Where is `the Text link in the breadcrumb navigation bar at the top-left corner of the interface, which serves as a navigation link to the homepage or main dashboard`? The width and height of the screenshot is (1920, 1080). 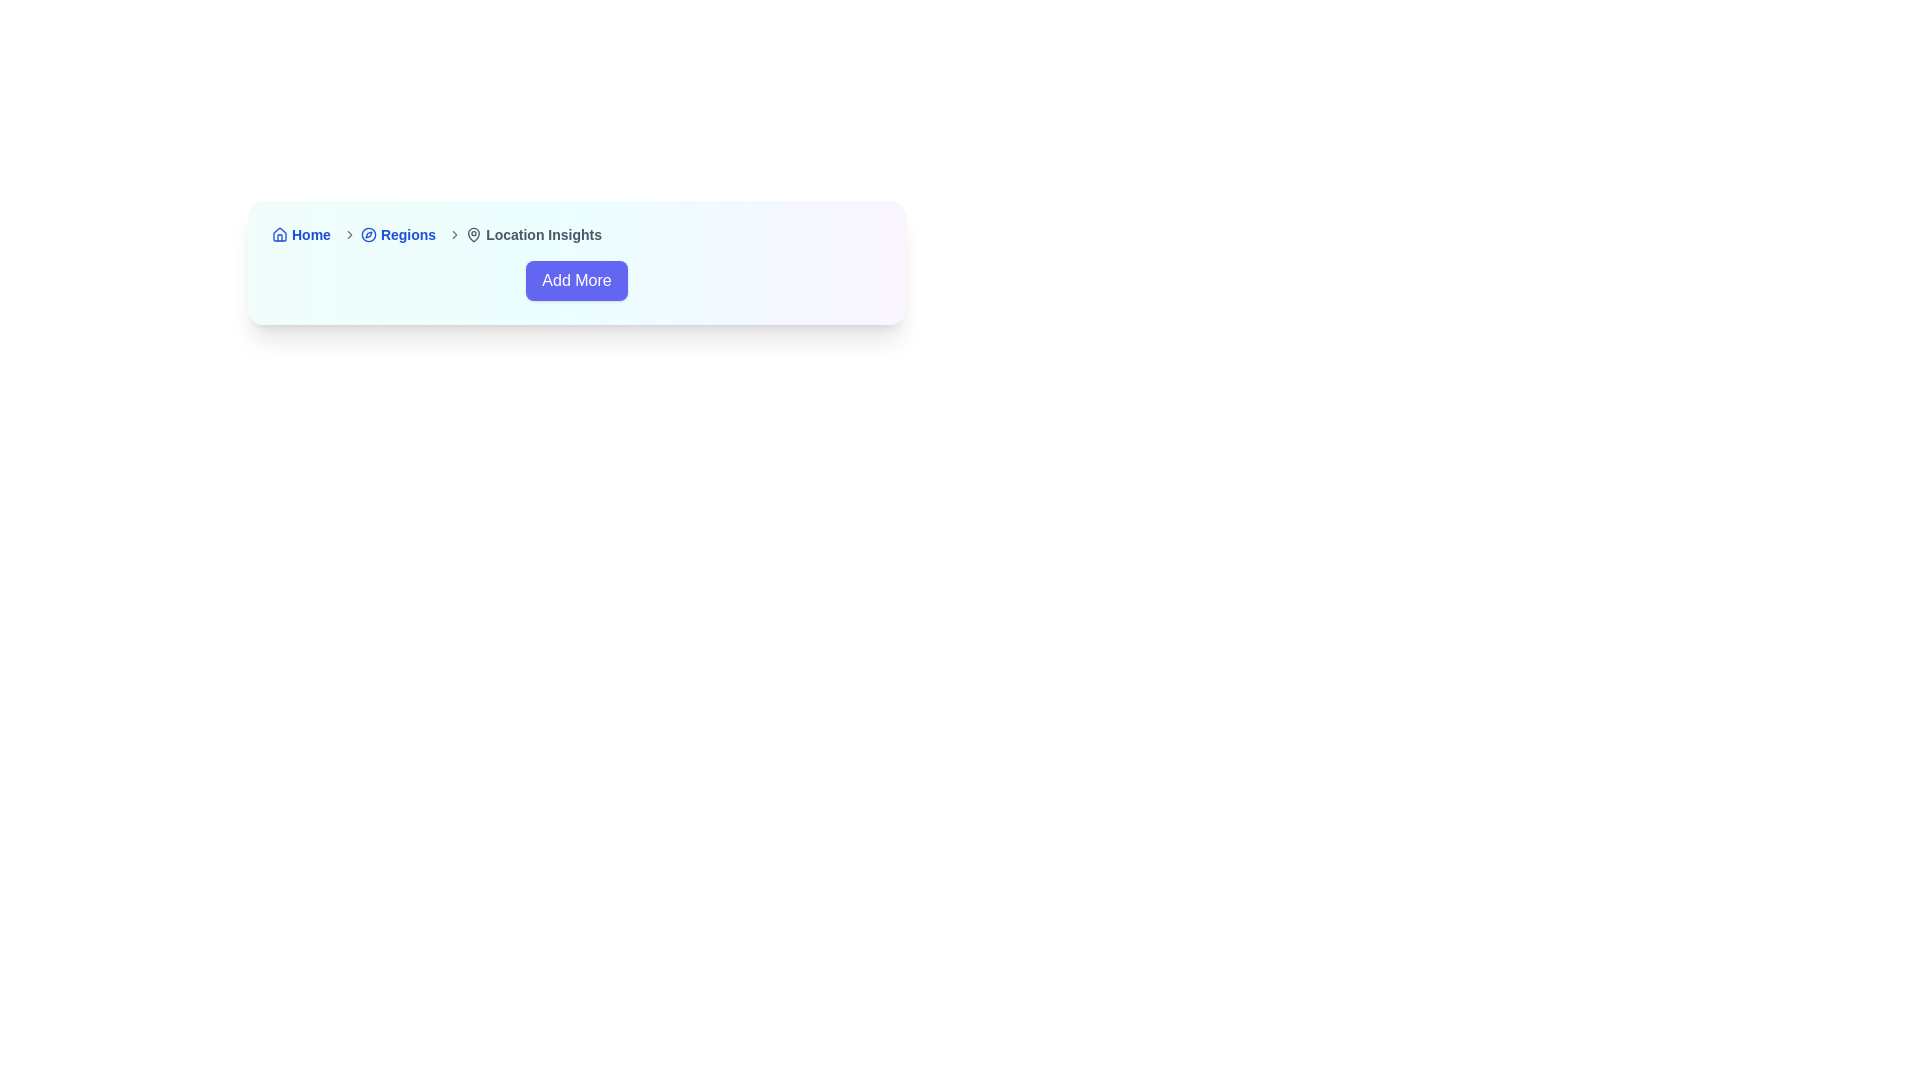 the Text link in the breadcrumb navigation bar at the top-left corner of the interface, which serves as a navigation link to the homepage or main dashboard is located at coordinates (310, 234).